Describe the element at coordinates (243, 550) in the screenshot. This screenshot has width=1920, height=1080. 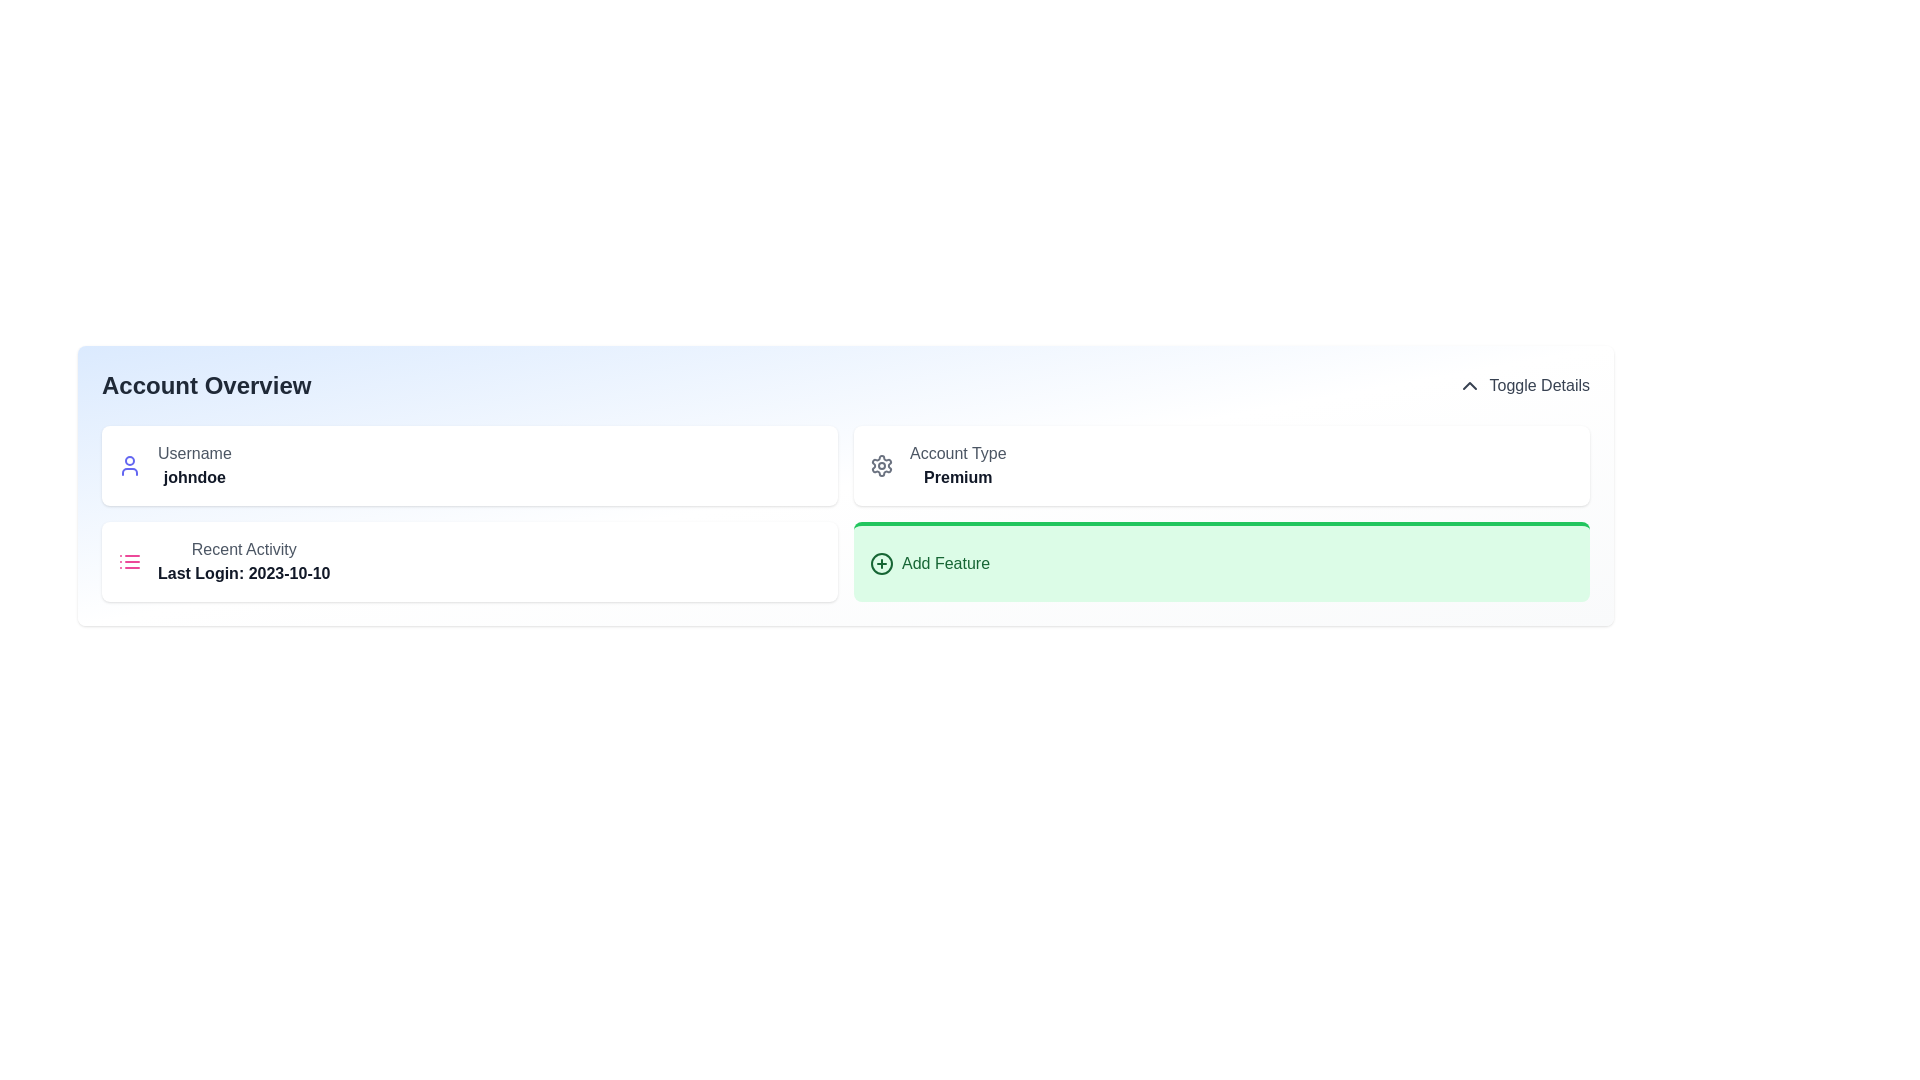
I see `the Text label that serves as a header for the recent account activities section, located below the 'Username' field in the 'Account Overview' panel` at that location.